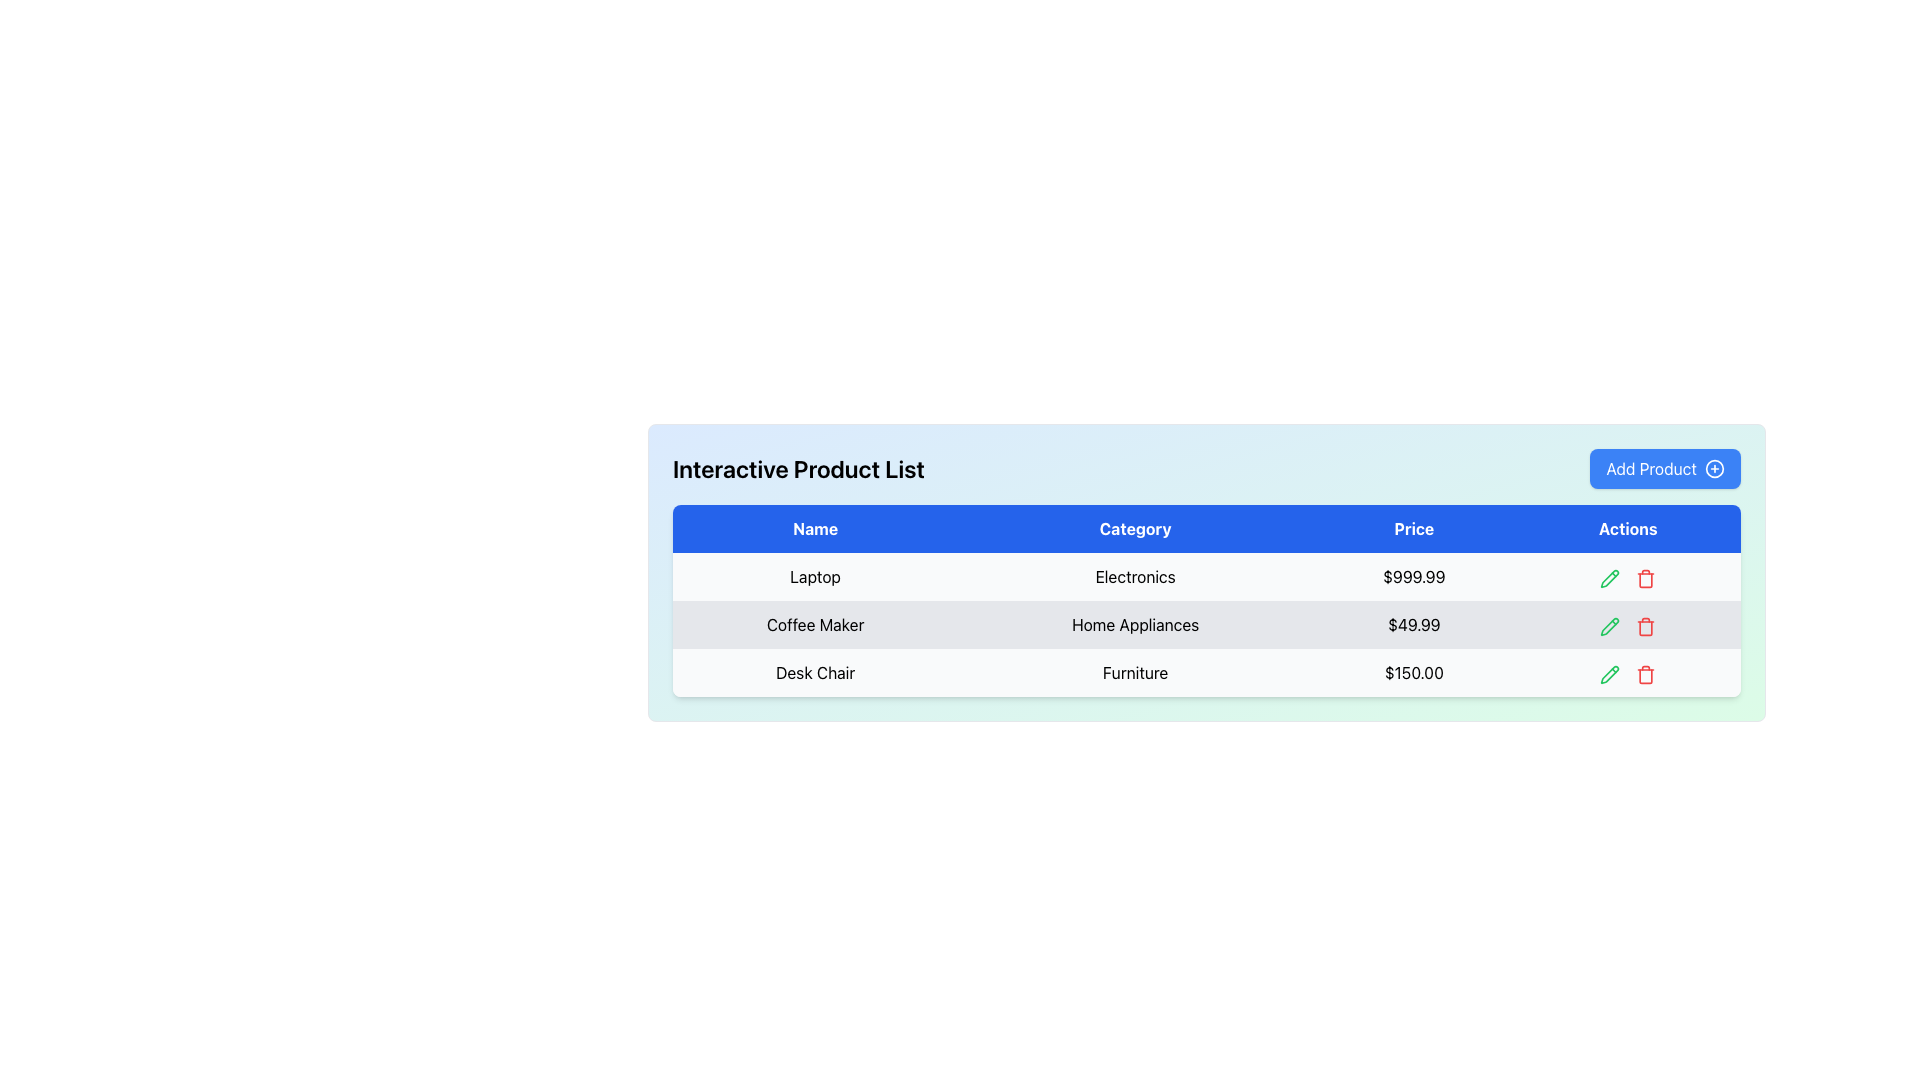  Describe the element at coordinates (1646, 627) in the screenshot. I see `the trash can icon representing the delete action for the 'Coffee Maker' product entry` at that location.